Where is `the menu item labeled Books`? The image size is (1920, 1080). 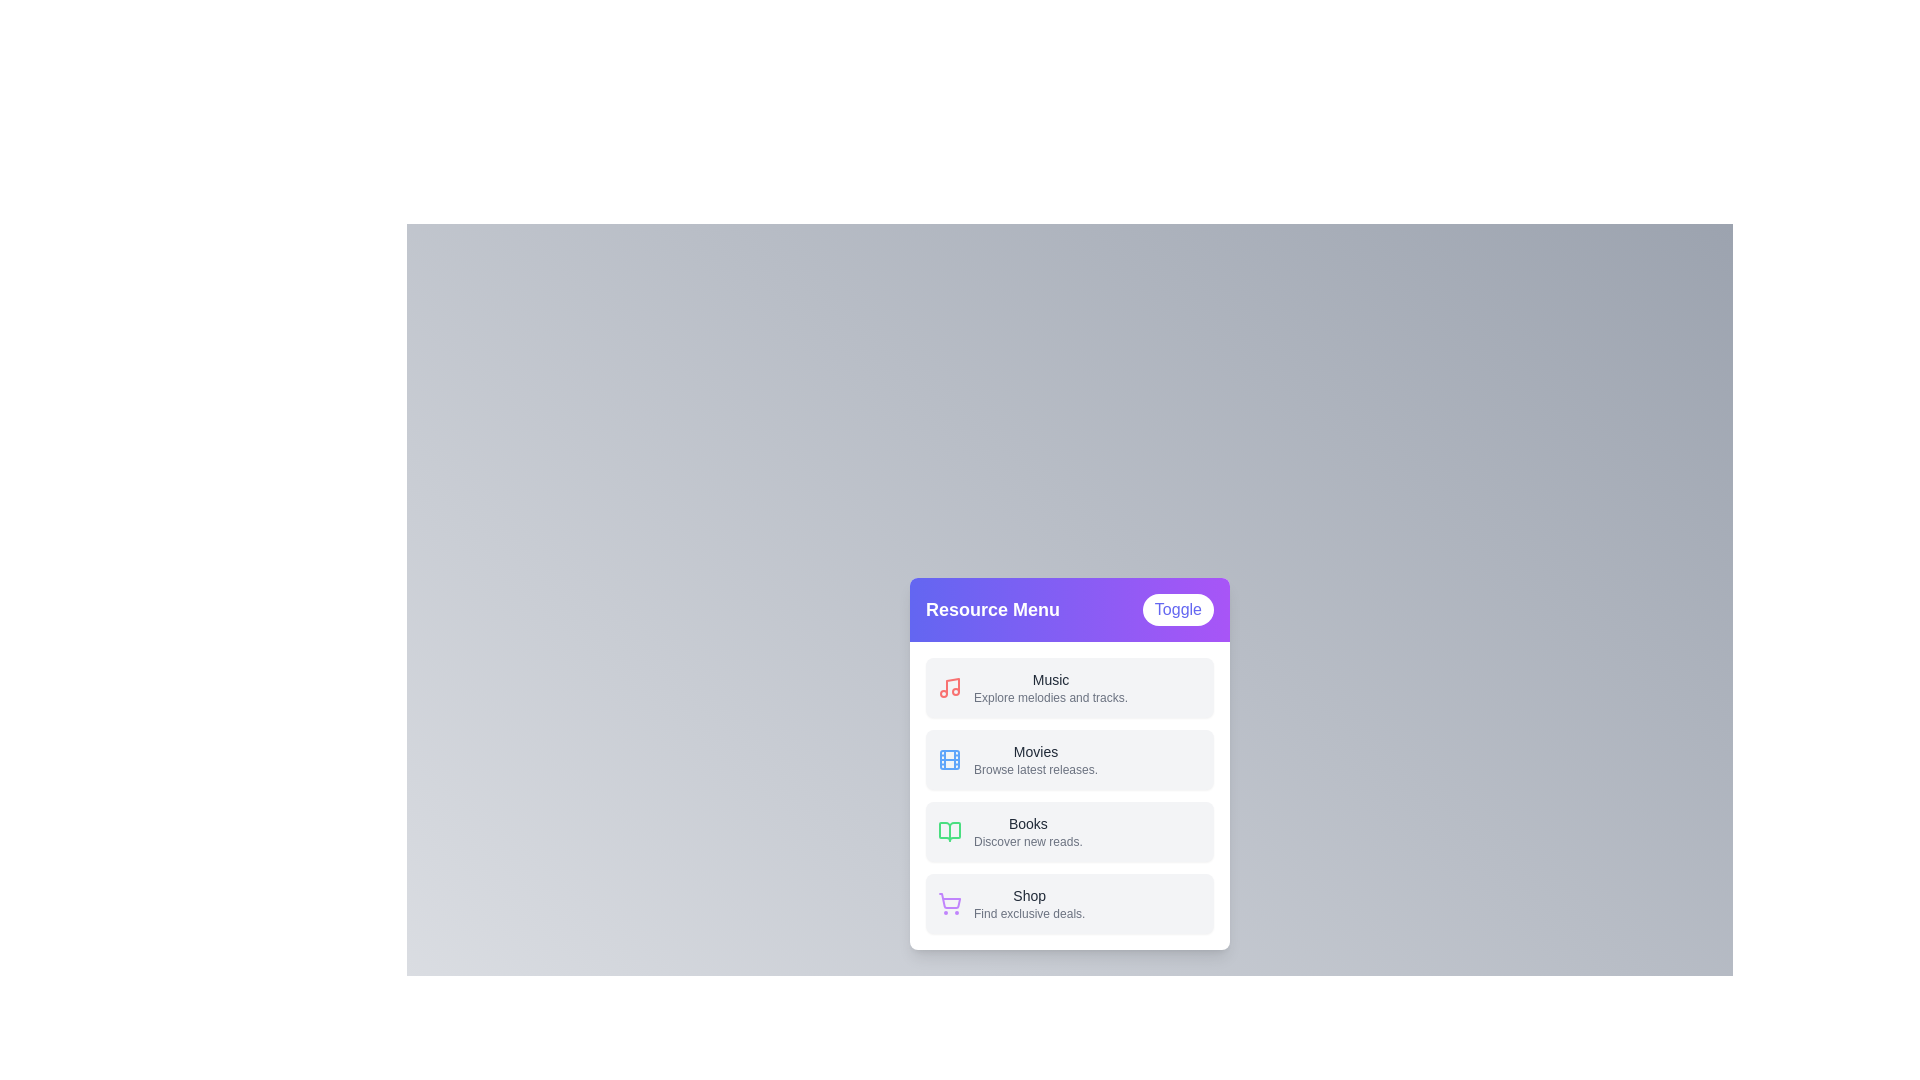 the menu item labeled Books is located at coordinates (1069, 832).